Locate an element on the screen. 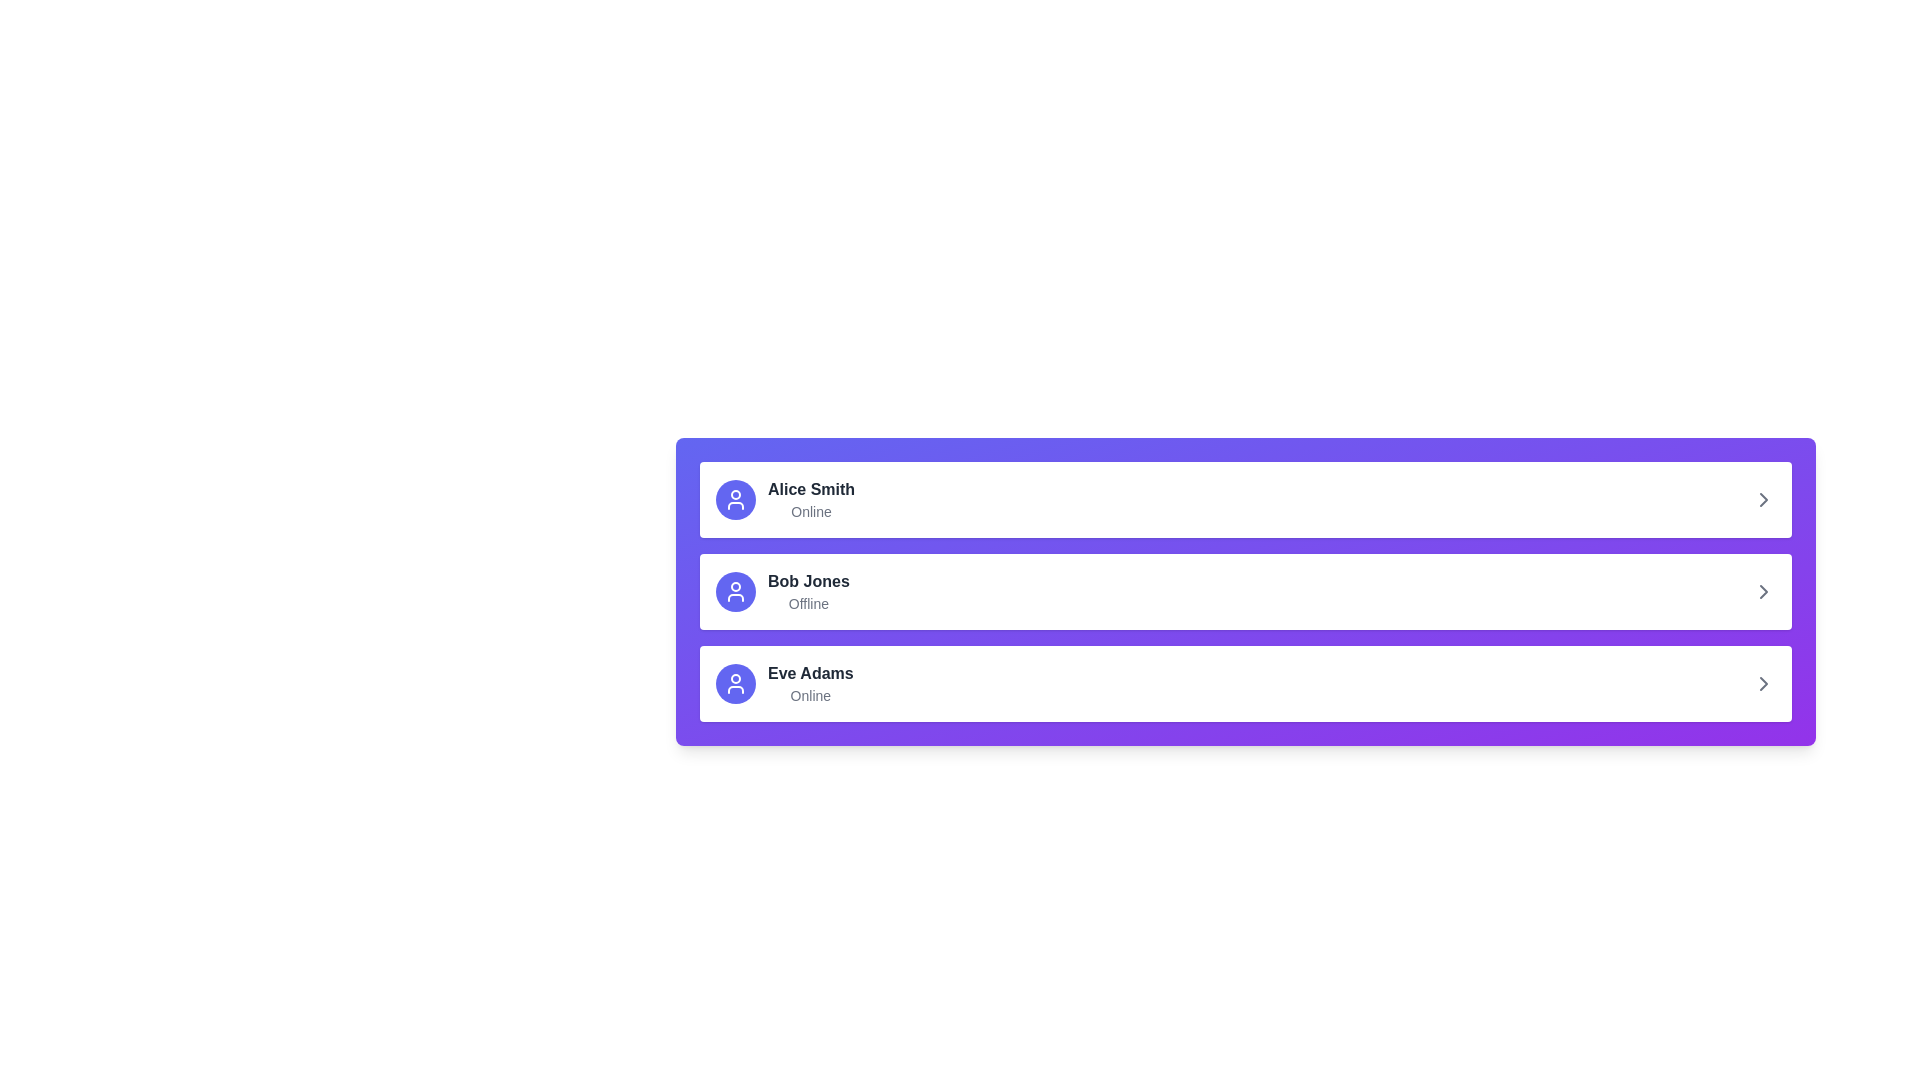 Image resolution: width=1920 pixels, height=1080 pixels. the user entry for 'Bob Jones', which is the second item in the user list, featuring a profile avatar, the name in bold, and a status of 'Offline' is located at coordinates (1245, 590).